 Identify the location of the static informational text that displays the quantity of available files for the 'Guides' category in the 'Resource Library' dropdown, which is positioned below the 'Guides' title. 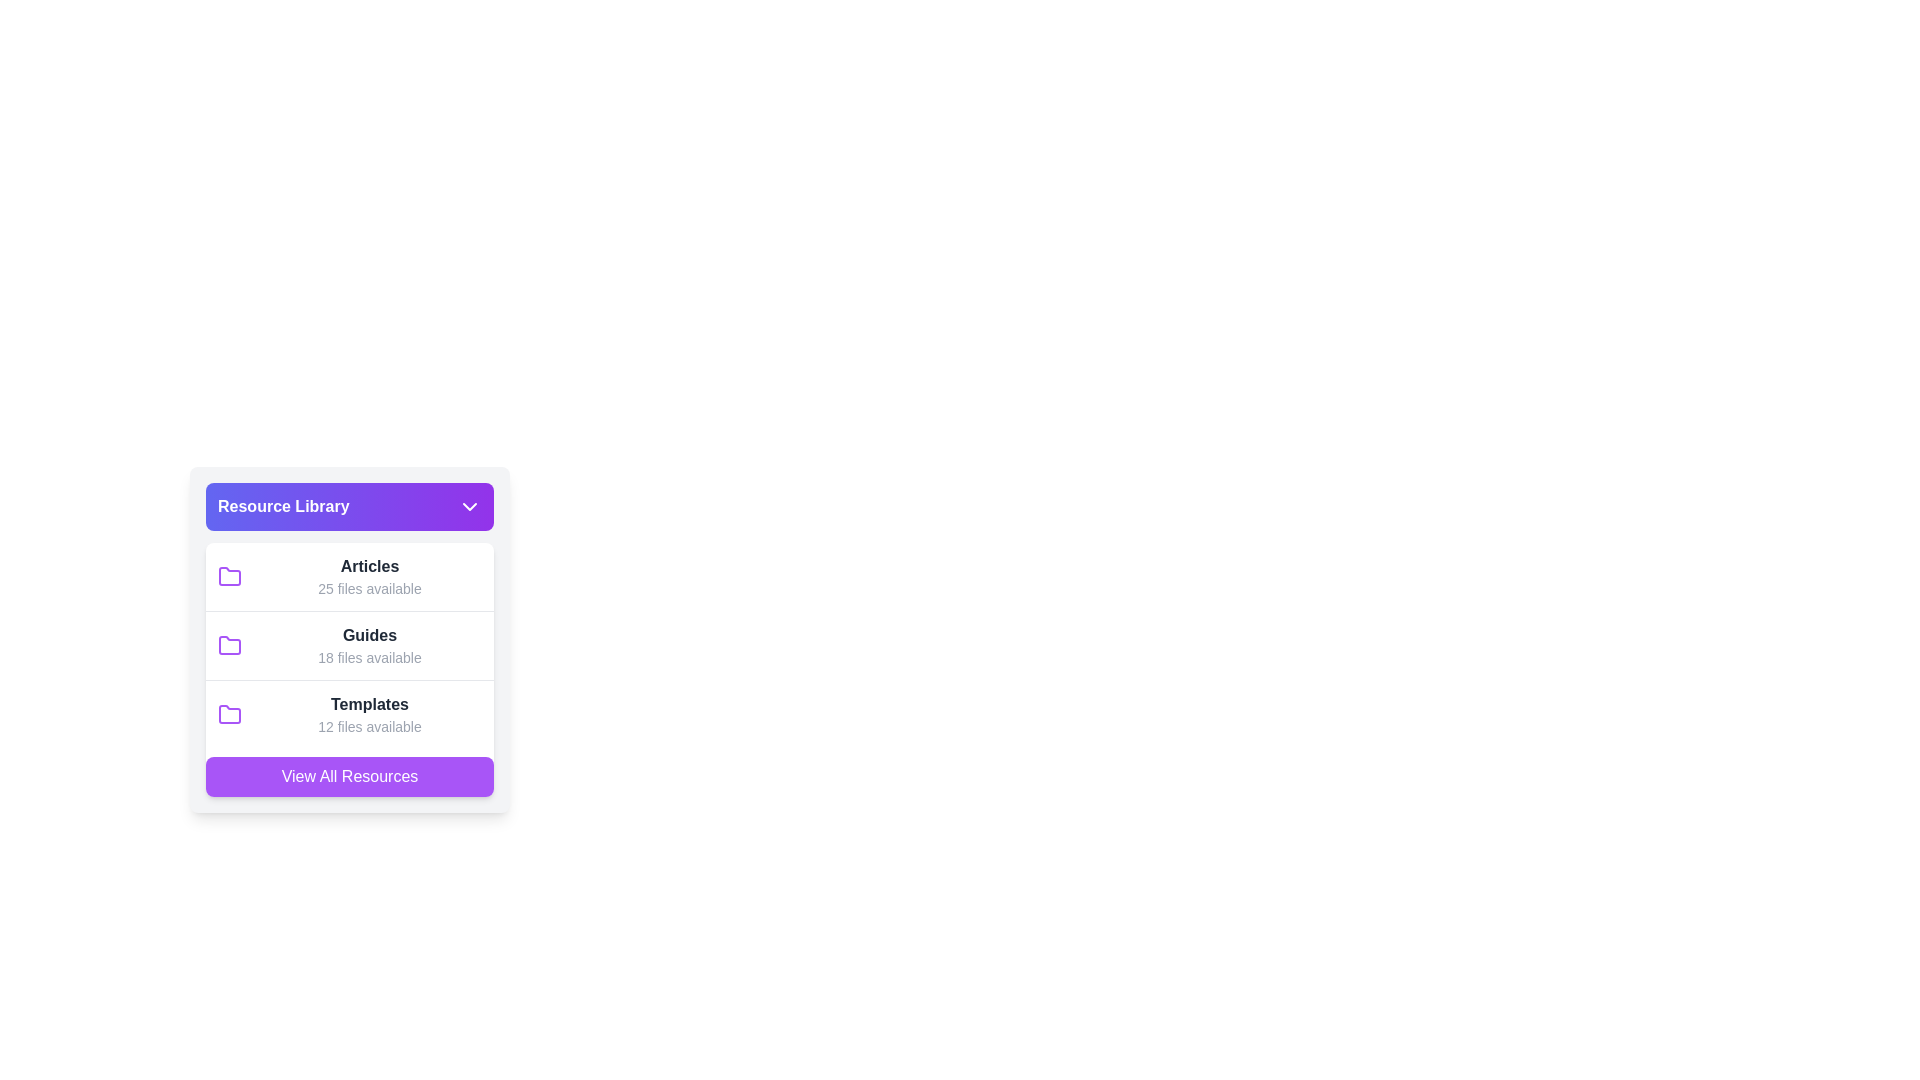
(369, 658).